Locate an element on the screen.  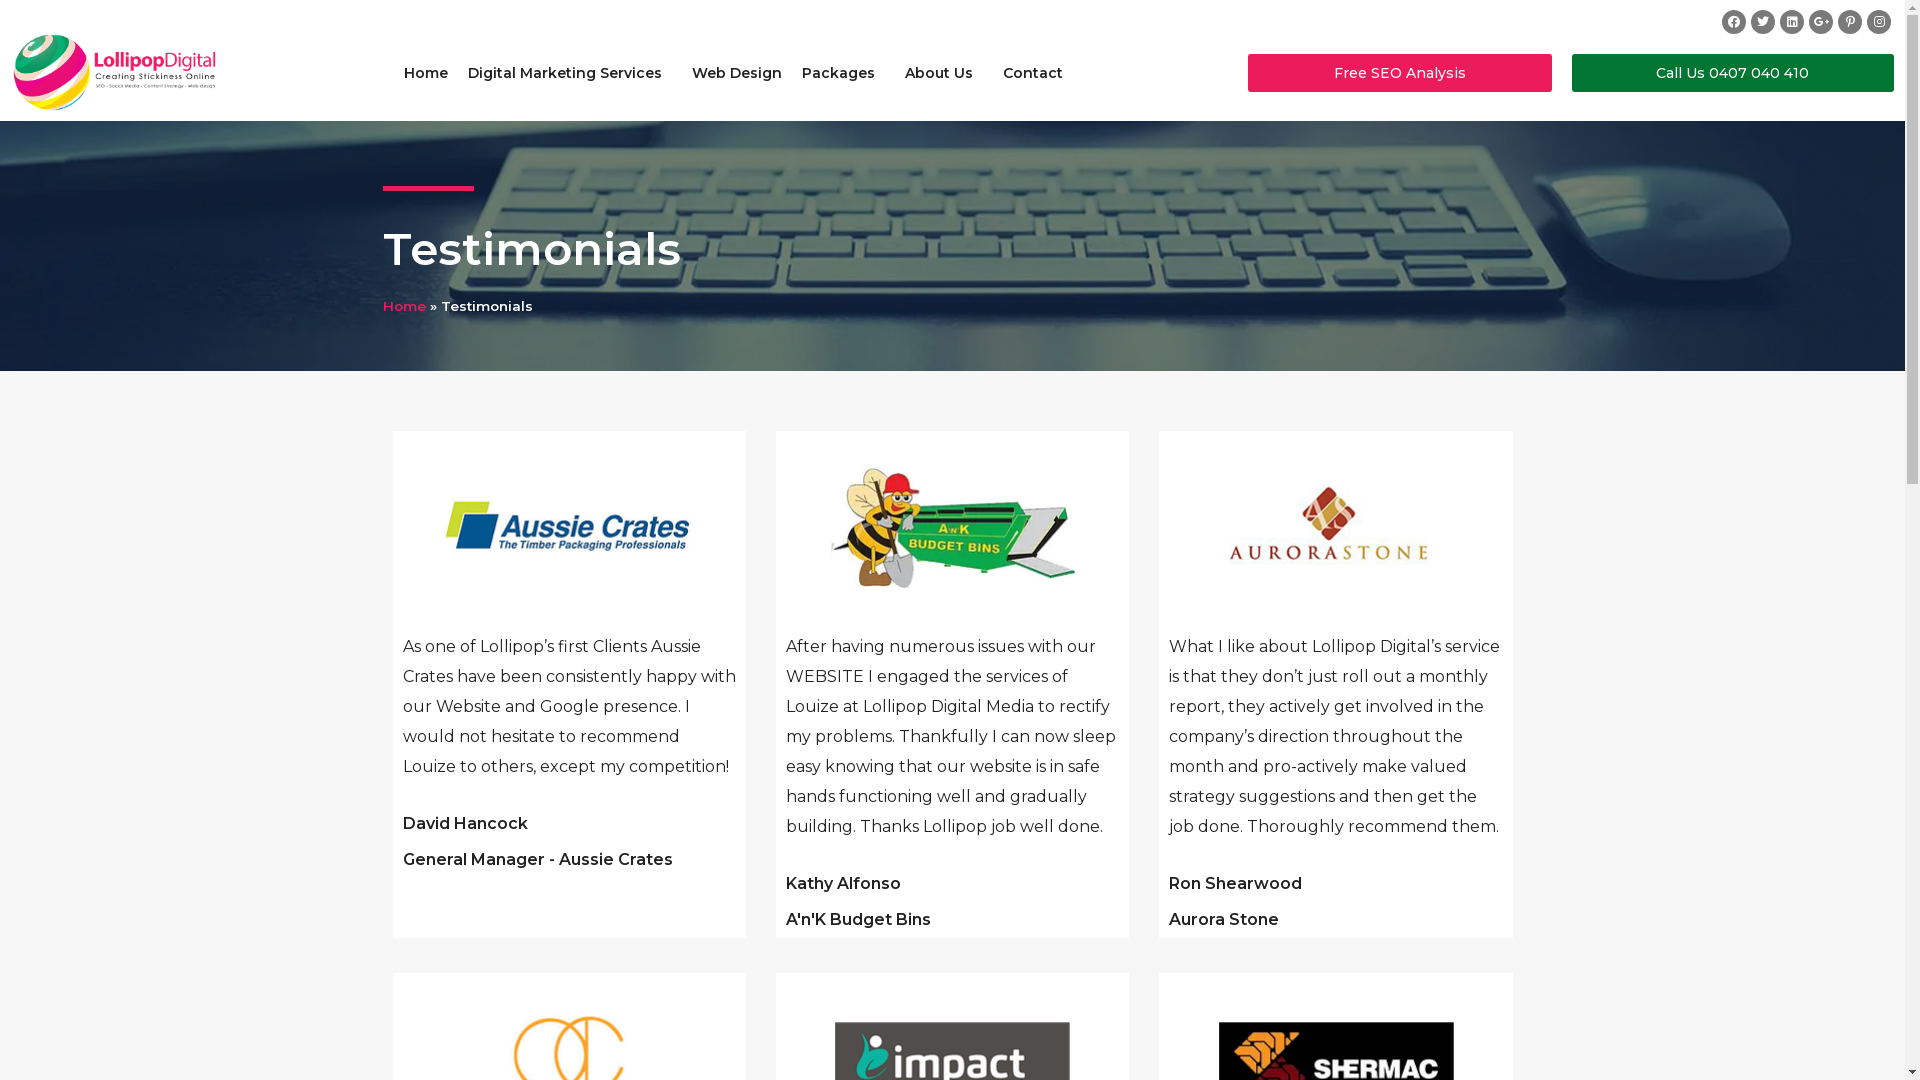
'Web Design' is located at coordinates (736, 72).